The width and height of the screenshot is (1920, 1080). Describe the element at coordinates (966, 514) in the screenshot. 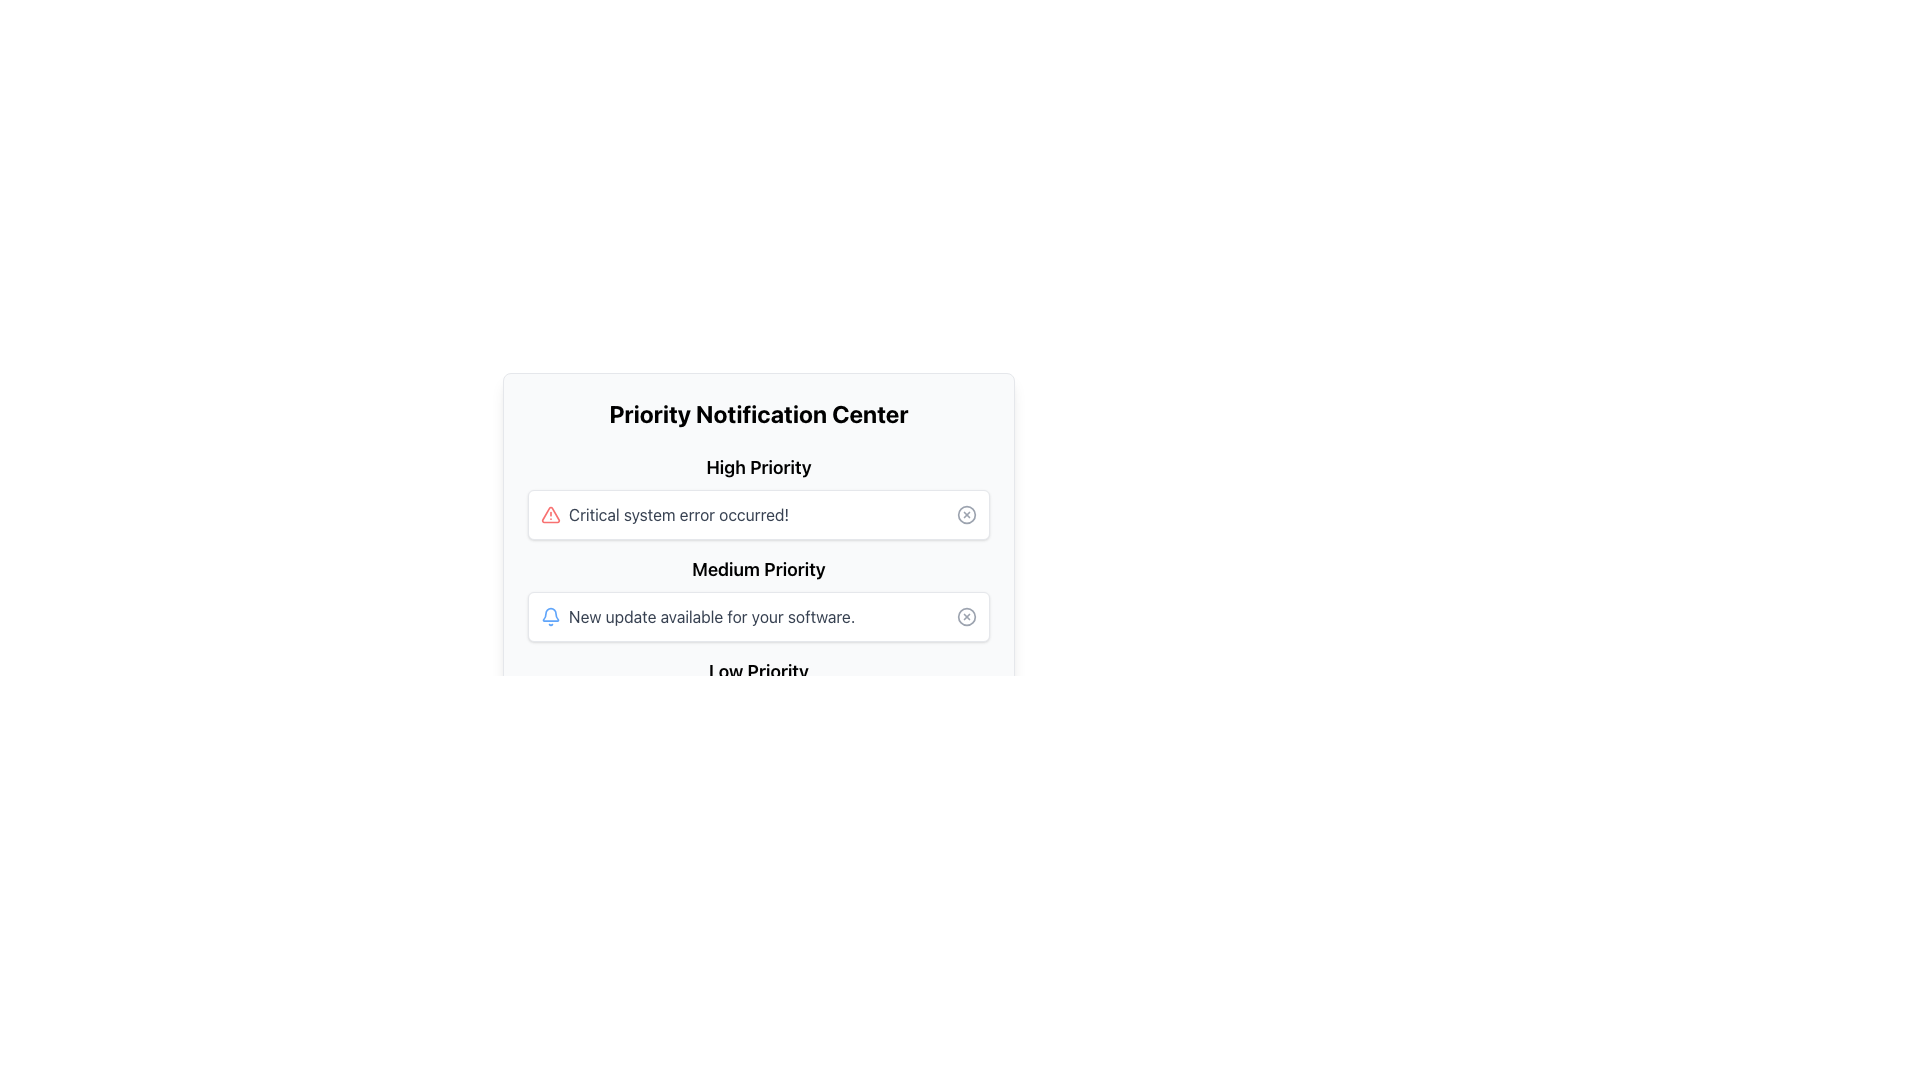

I see `the Close Button located in the rightmost section of the card labeled 'Critical system error occurred!' under 'High Priority' in the 'Priority Notification Center'` at that location.